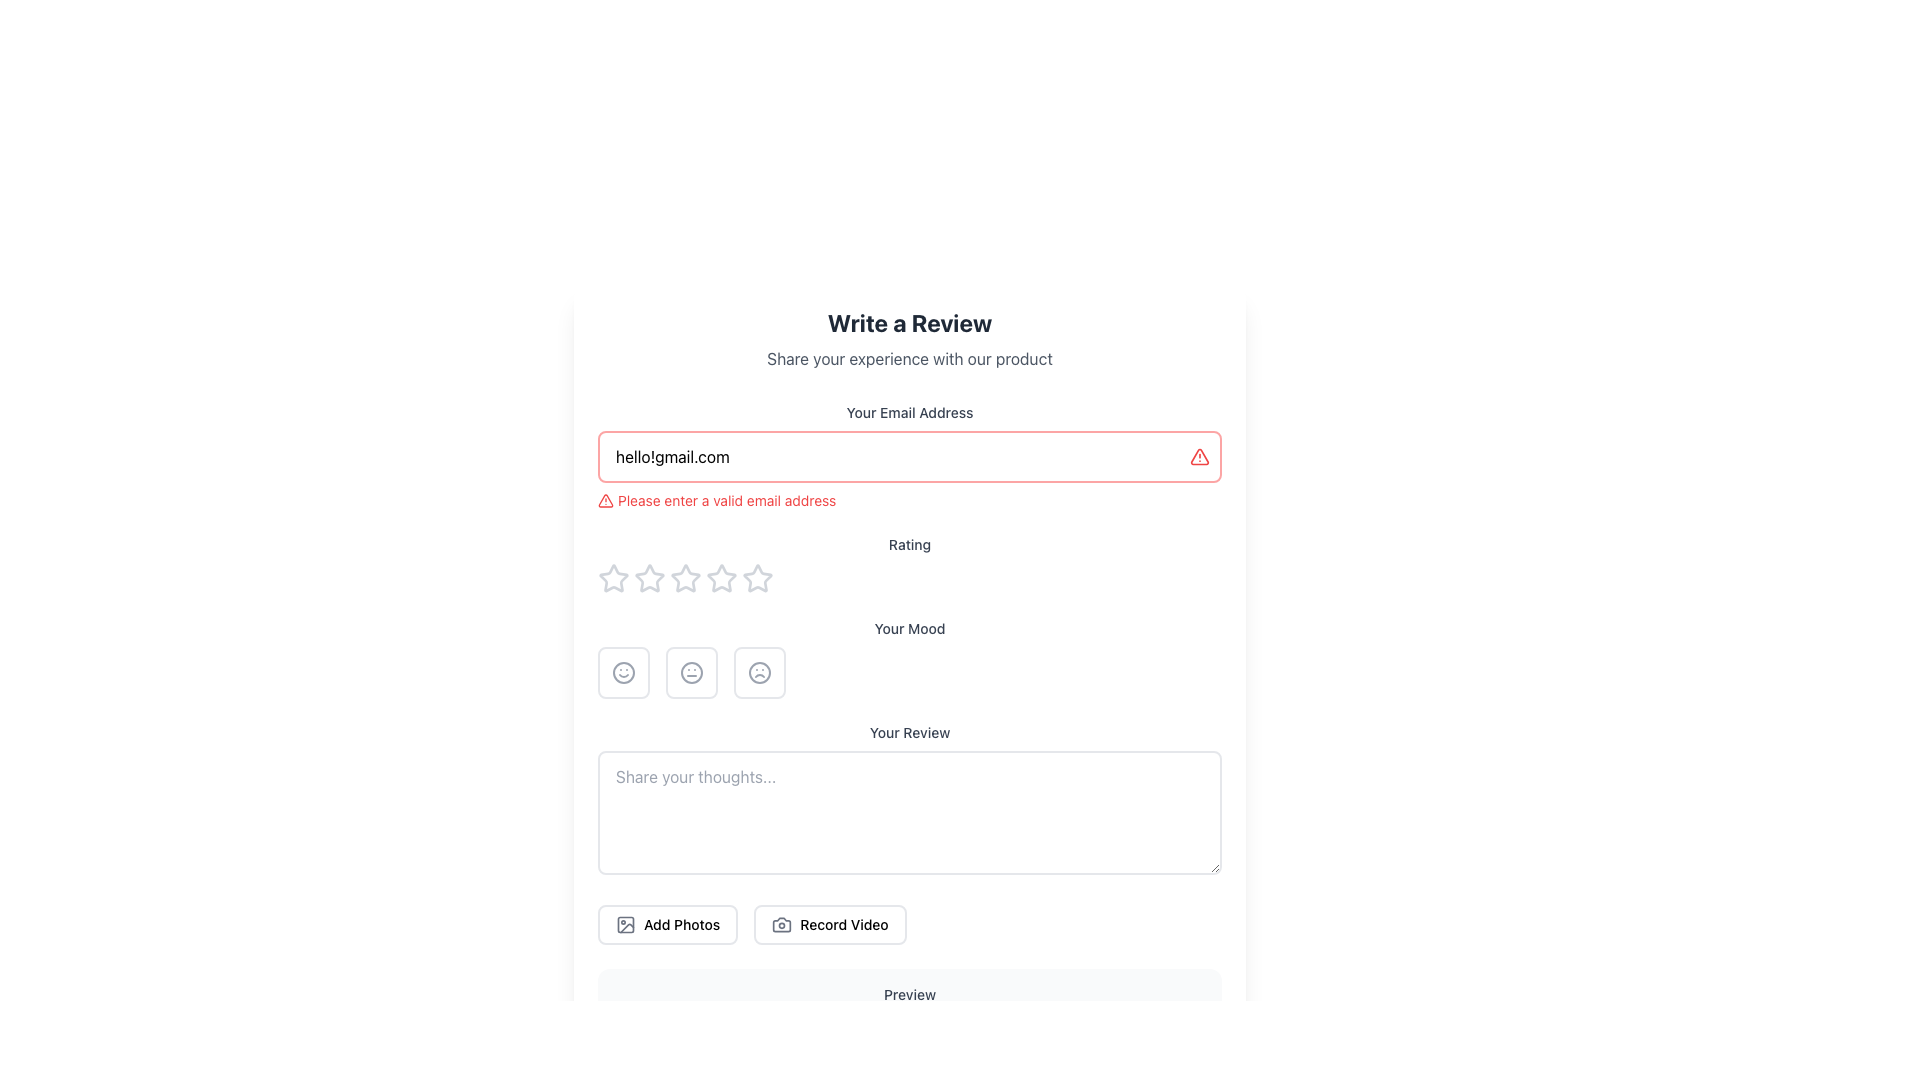 Image resolution: width=1920 pixels, height=1080 pixels. What do you see at coordinates (691, 672) in the screenshot?
I see `the neutral mood icon located in the 'Your Mood' section, positioned between the smiley face and frowning face icons` at bounding box center [691, 672].